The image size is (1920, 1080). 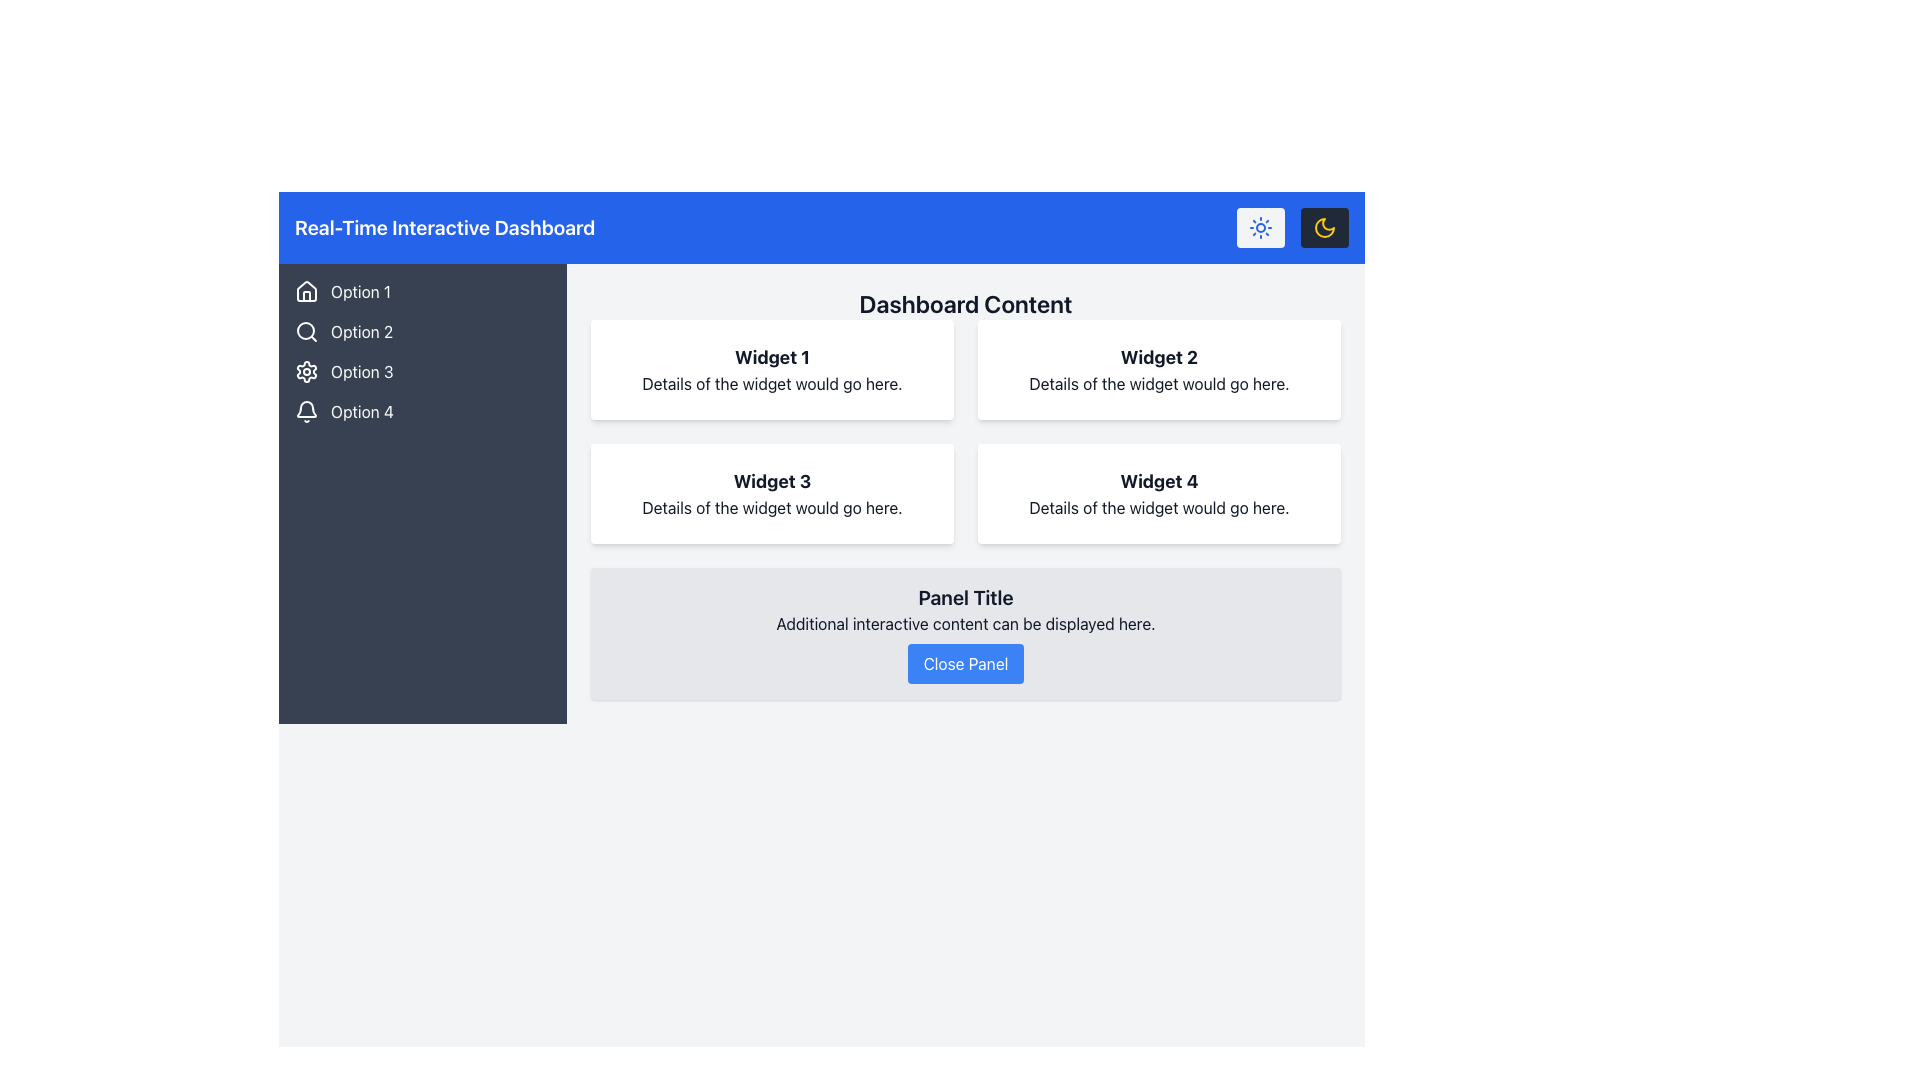 I want to click on the 'Option 1' text label in the vertical menu on the left side of the interface, so click(x=360, y=292).